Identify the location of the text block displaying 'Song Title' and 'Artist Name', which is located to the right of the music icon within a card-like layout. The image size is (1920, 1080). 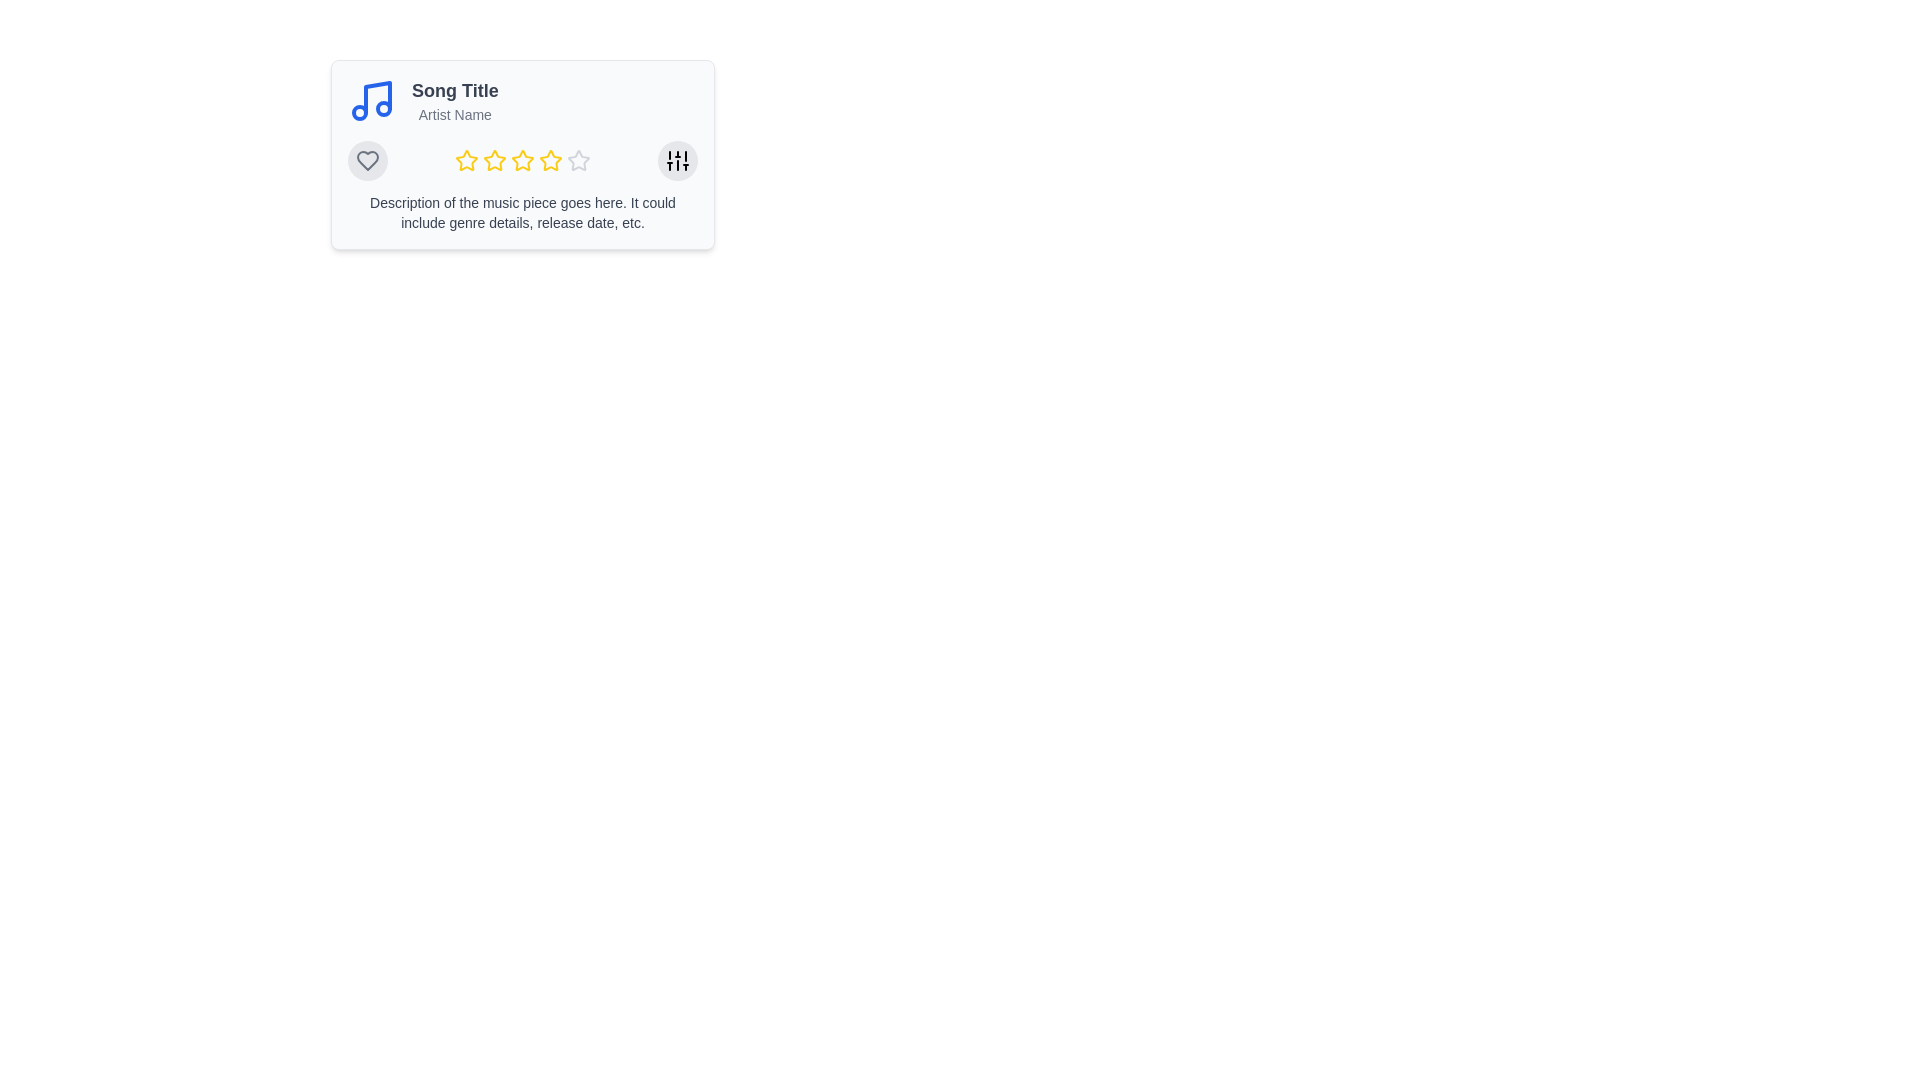
(454, 100).